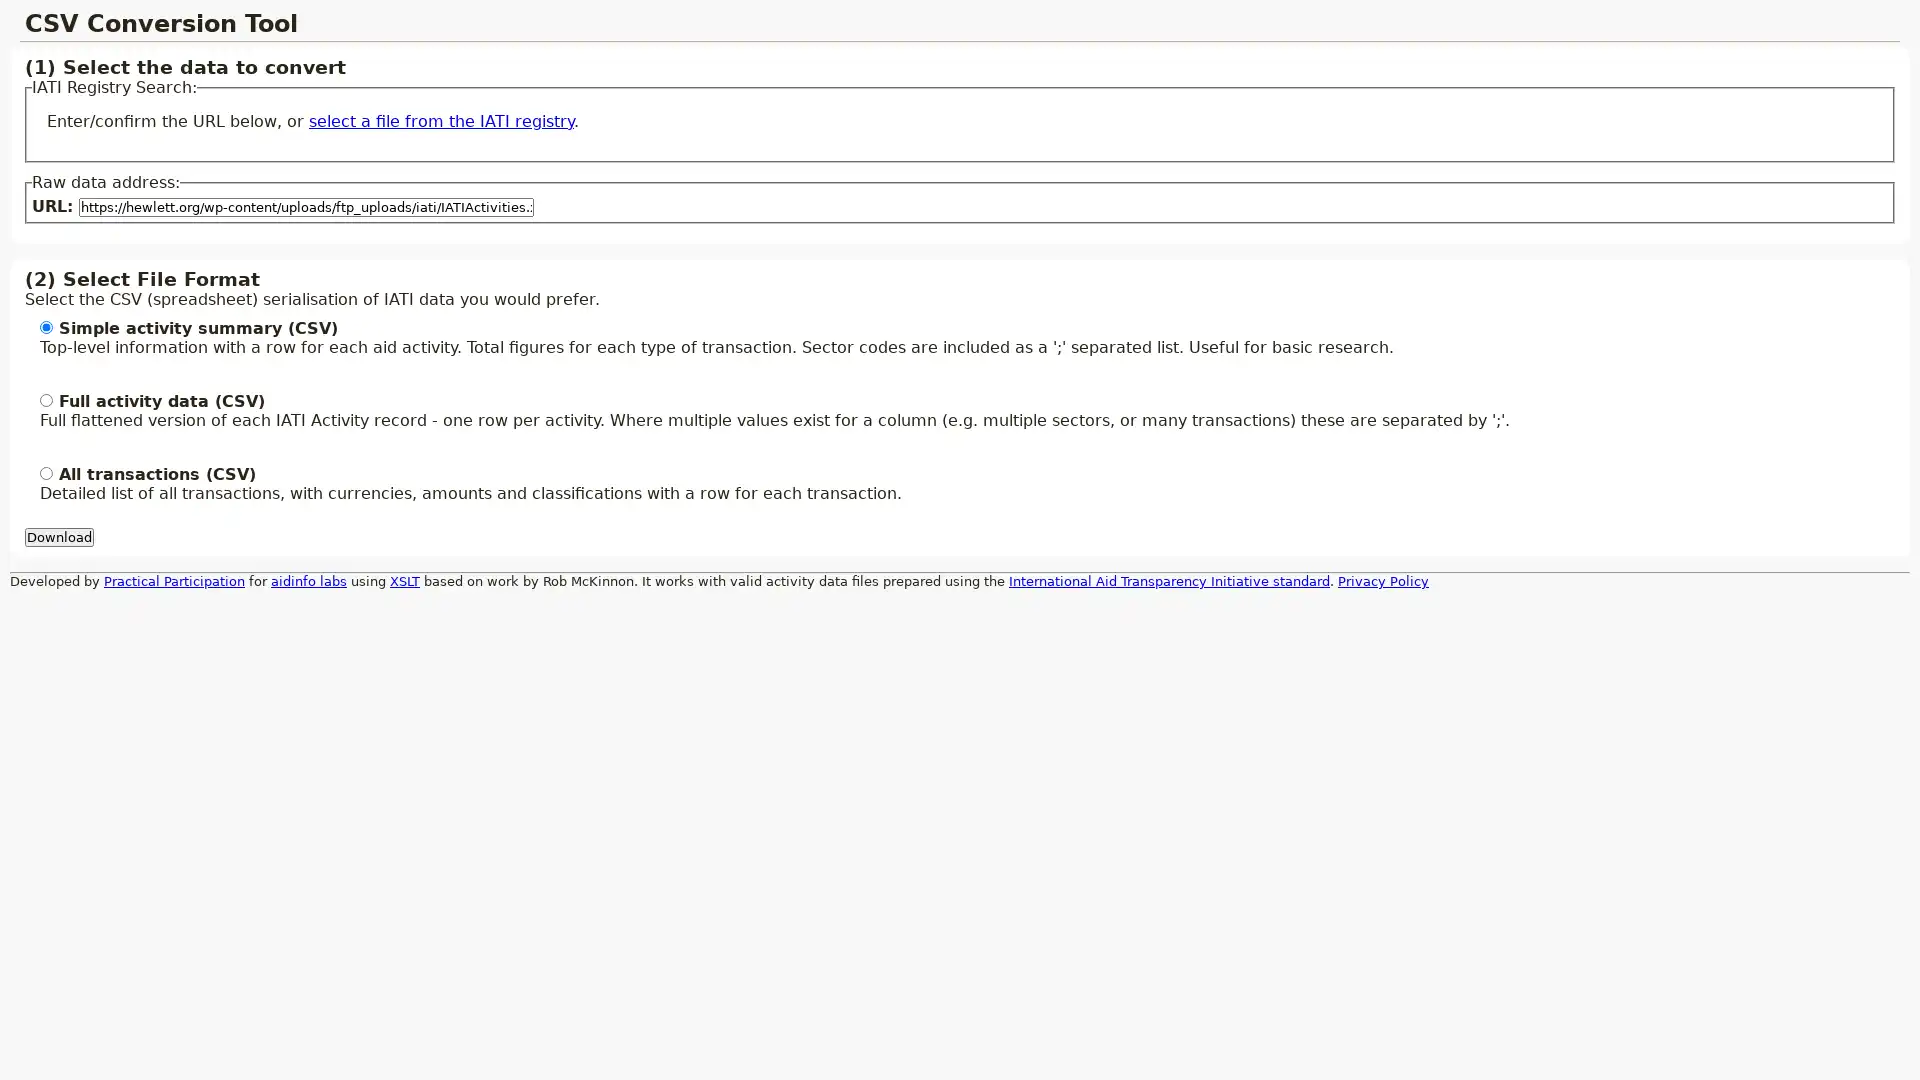 This screenshot has height=1080, width=1920. Describe the element at coordinates (59, 536) in the screenshot. I see `Download` at that location.